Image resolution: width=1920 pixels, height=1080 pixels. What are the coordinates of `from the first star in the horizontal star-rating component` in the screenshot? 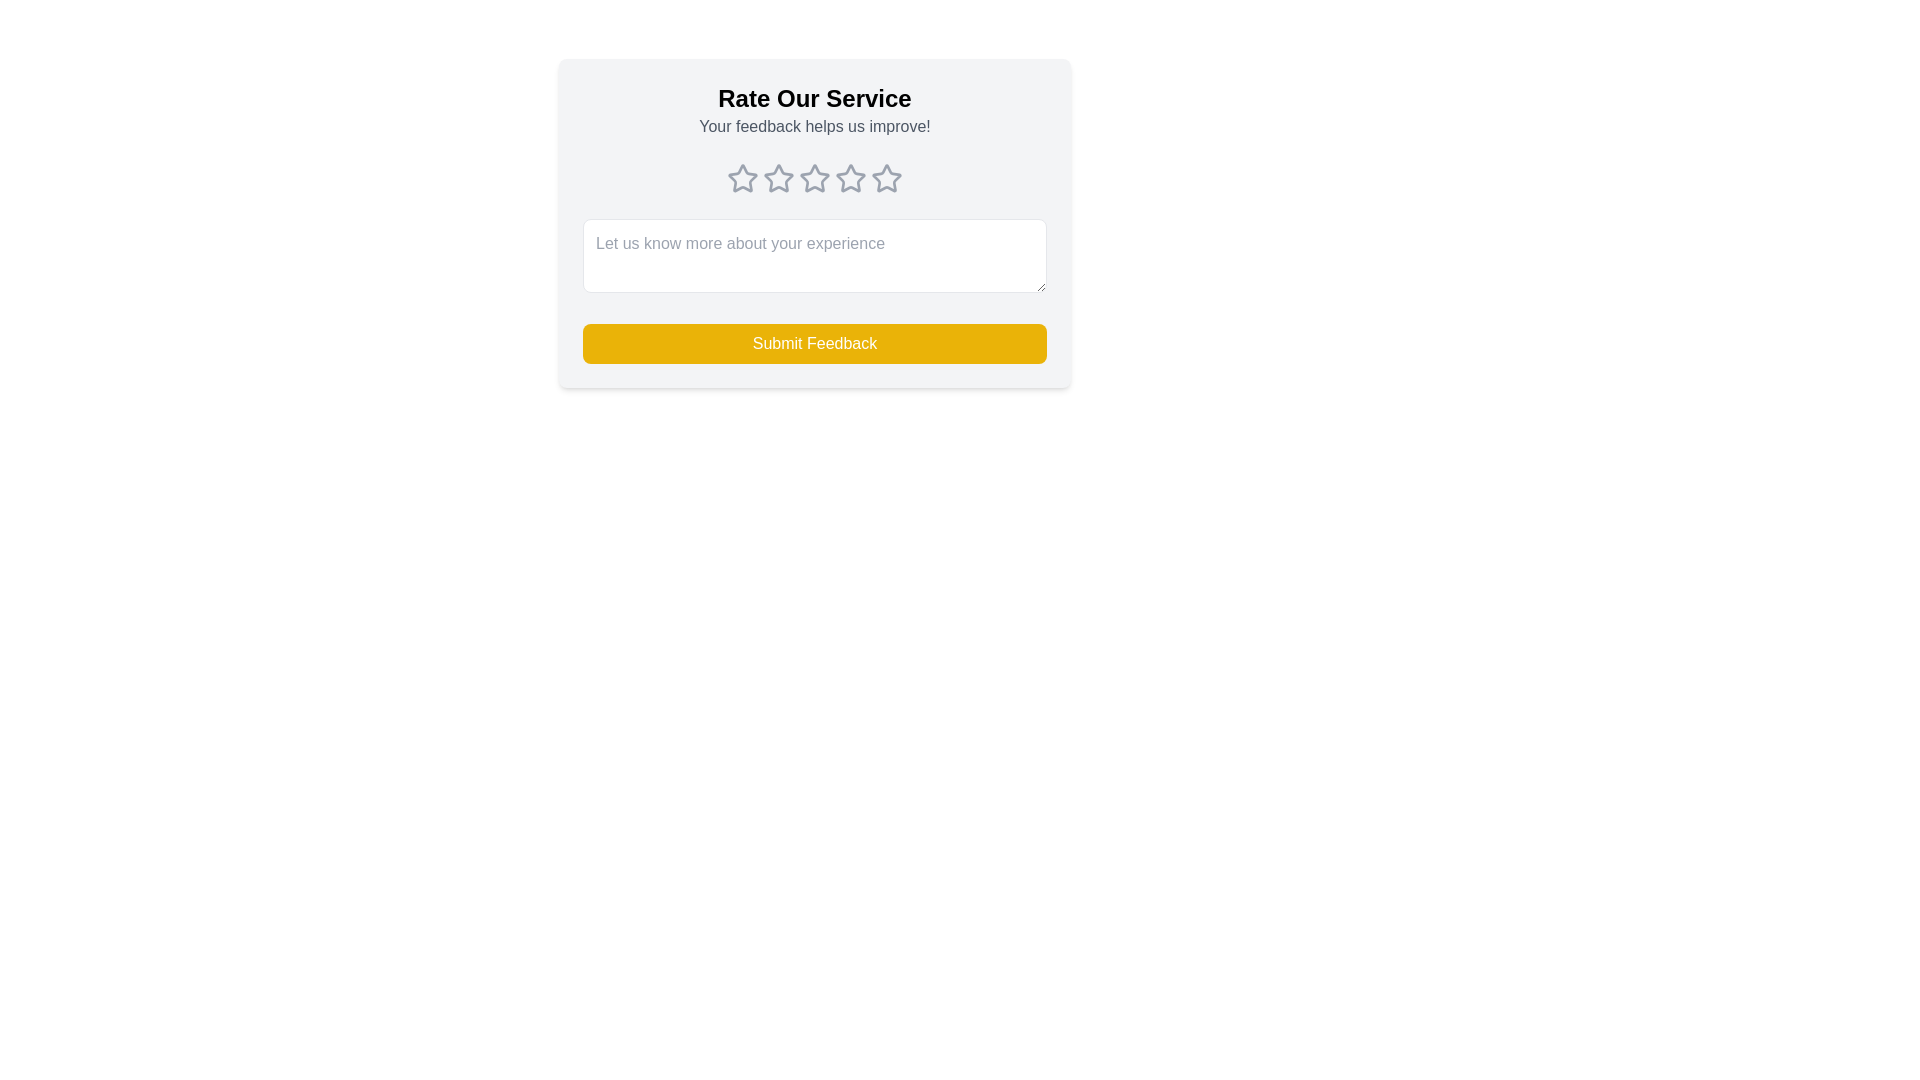 It's located at (742, 177).